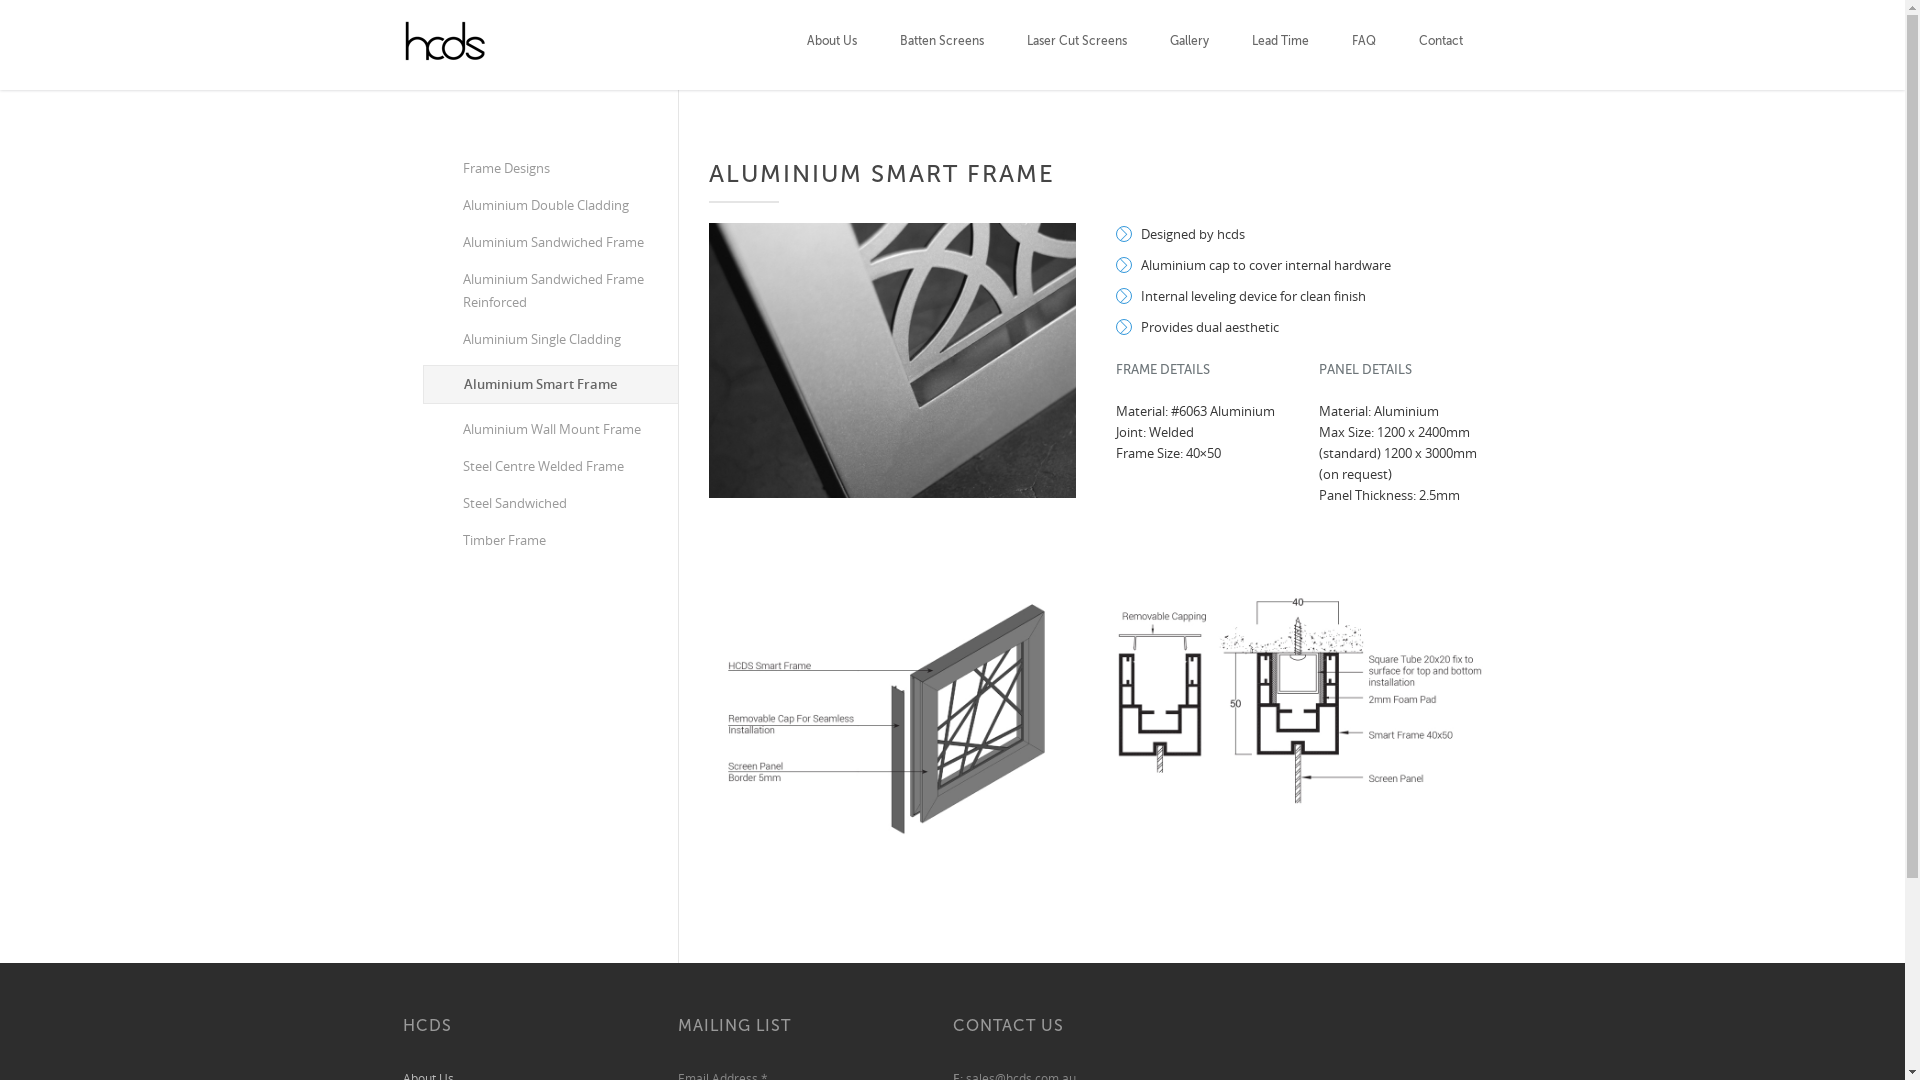 This screenshot has height=1080, width=1920. Describe the element at coordinates (806, 45) in the screenshot. I see `'About Us'` at that location.